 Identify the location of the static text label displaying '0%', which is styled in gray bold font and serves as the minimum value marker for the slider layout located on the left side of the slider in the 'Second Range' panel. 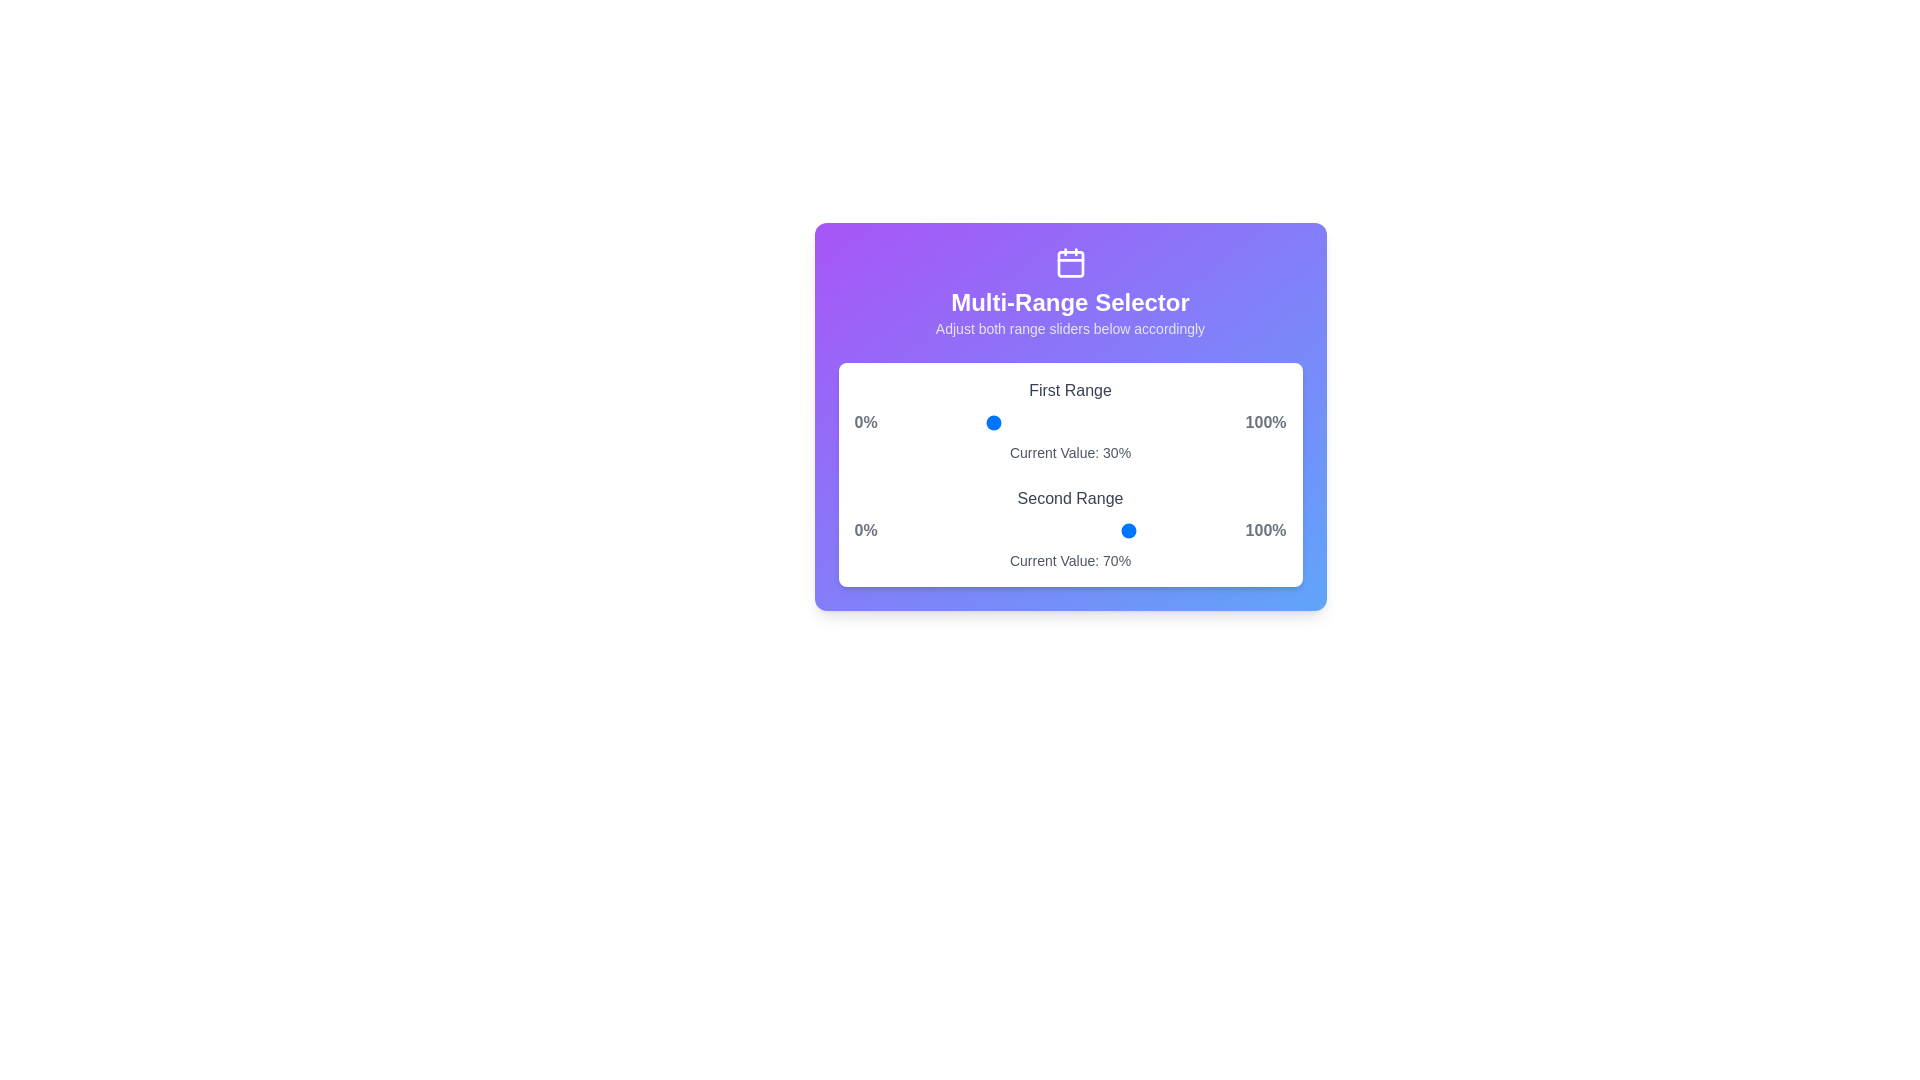
(866, 530).